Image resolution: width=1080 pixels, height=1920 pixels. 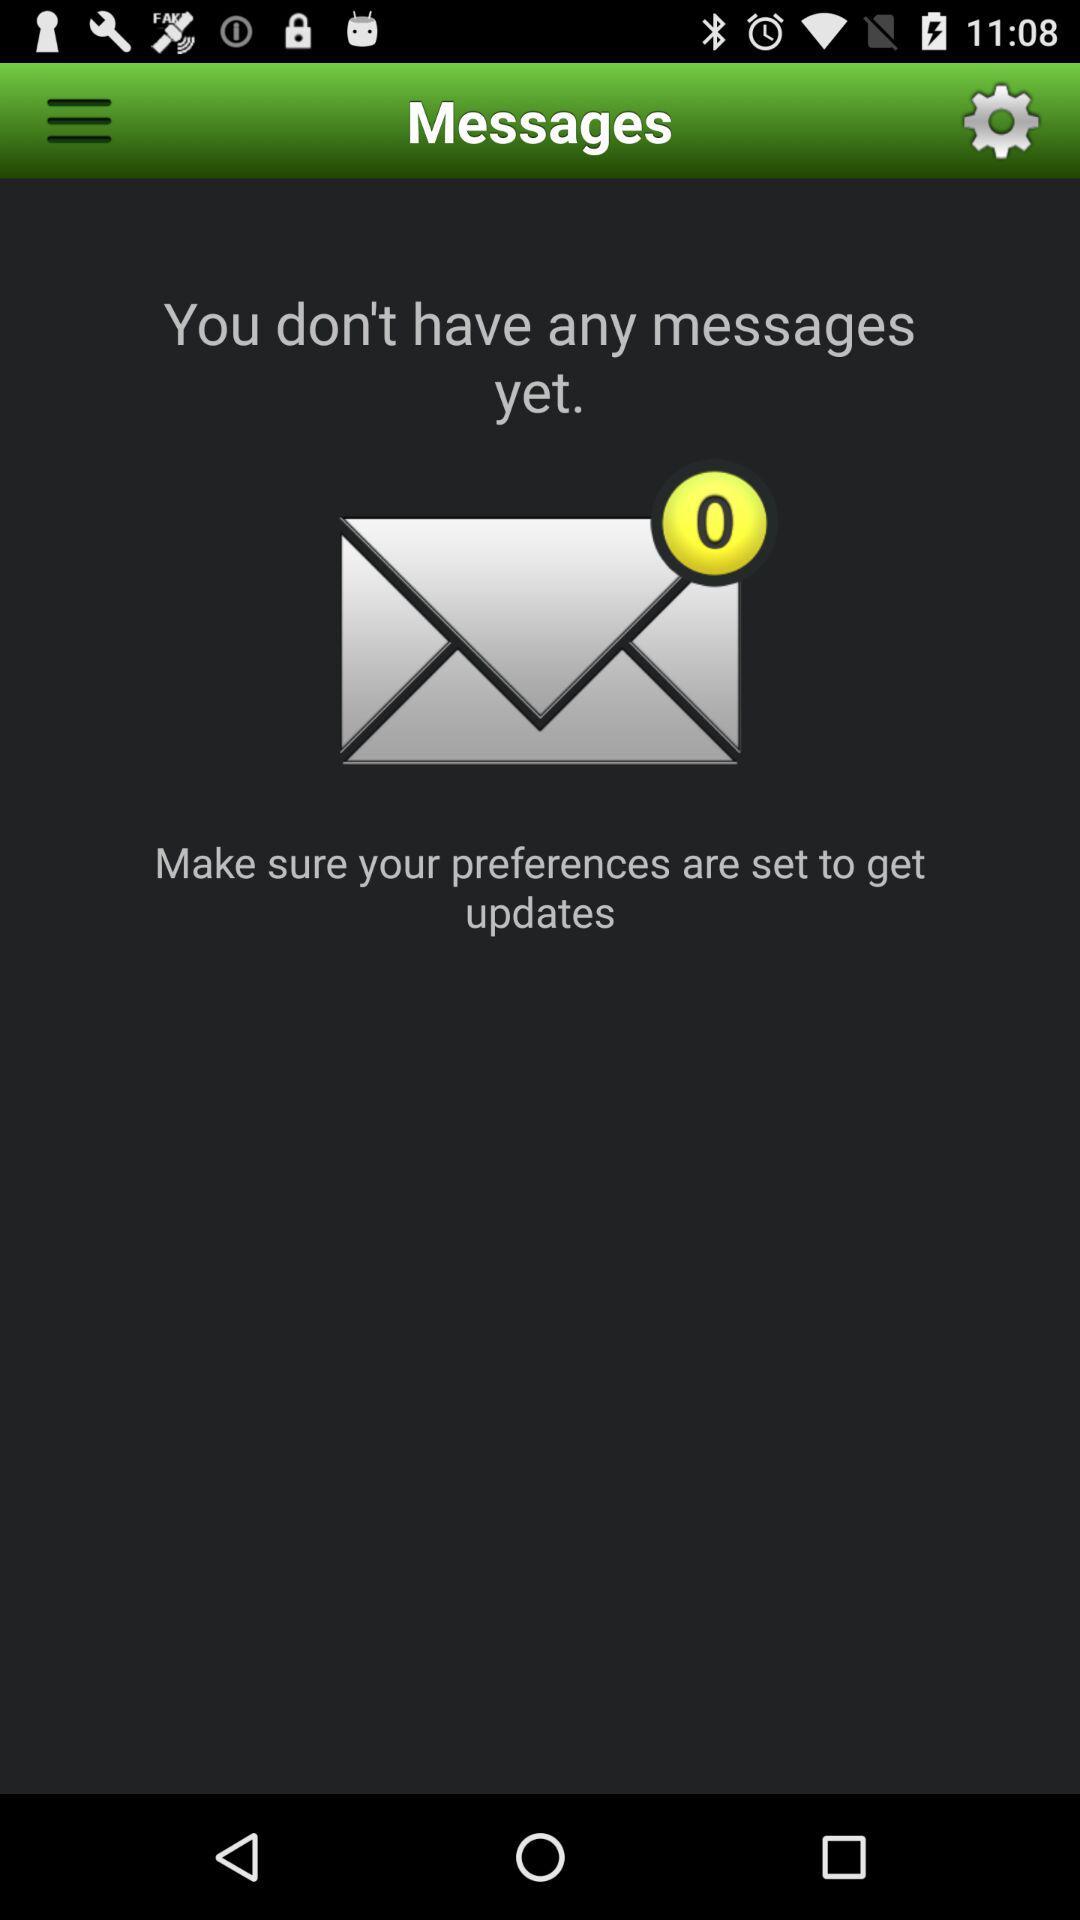 I want to click on the icon to the right of the messages icon, so click(x=1001, y=119).